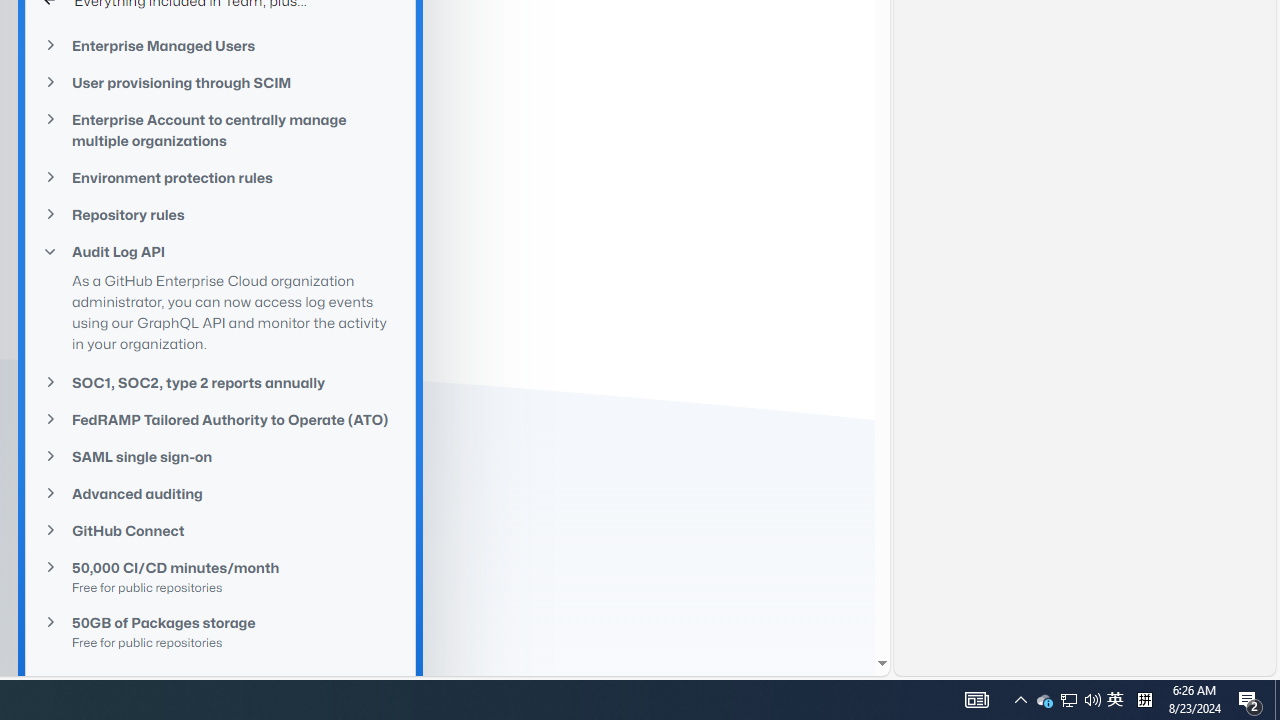 Image resolution: width=1280 pixels, height=720 pixels. What do you see at coordinates (220, 493) in the screenshot?
I see `'Advanced auditing'` at bounding box center [220, 493].